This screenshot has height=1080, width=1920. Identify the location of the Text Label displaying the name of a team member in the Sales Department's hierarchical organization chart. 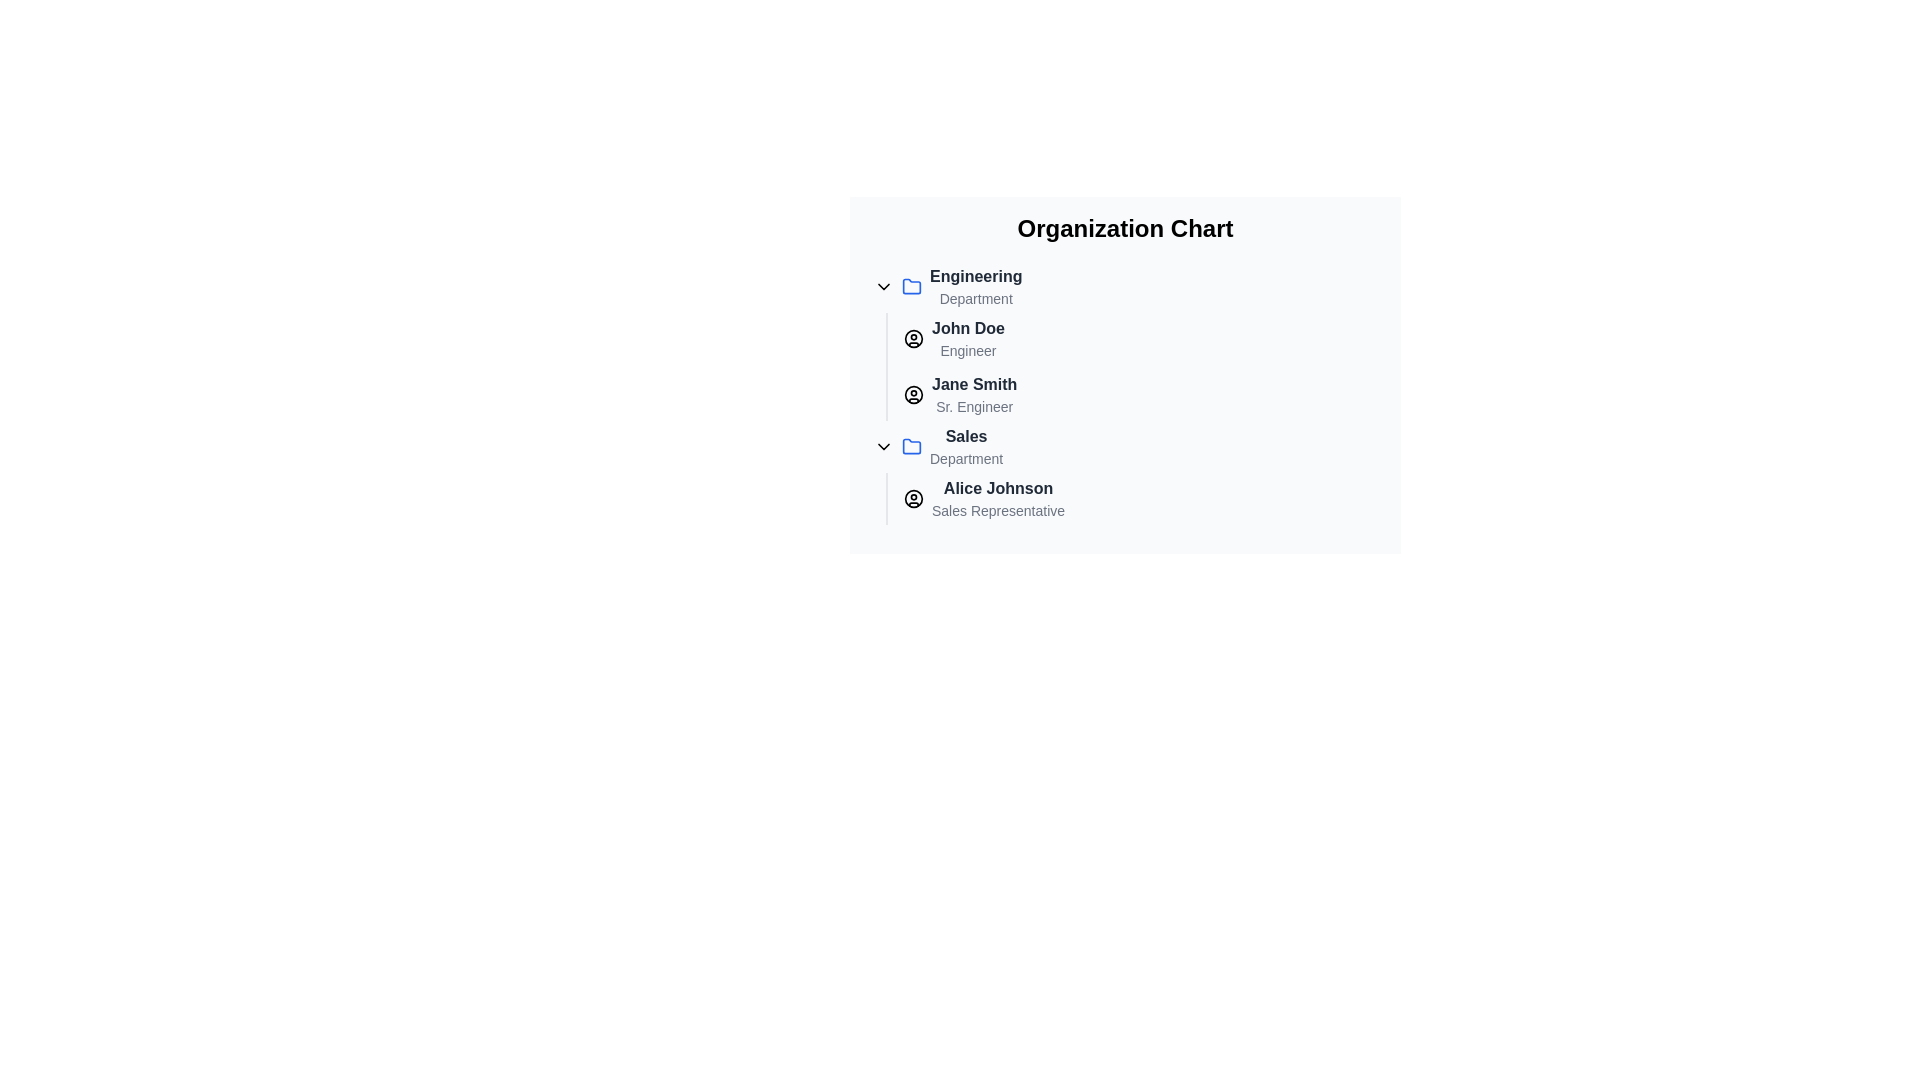
(998, 488).